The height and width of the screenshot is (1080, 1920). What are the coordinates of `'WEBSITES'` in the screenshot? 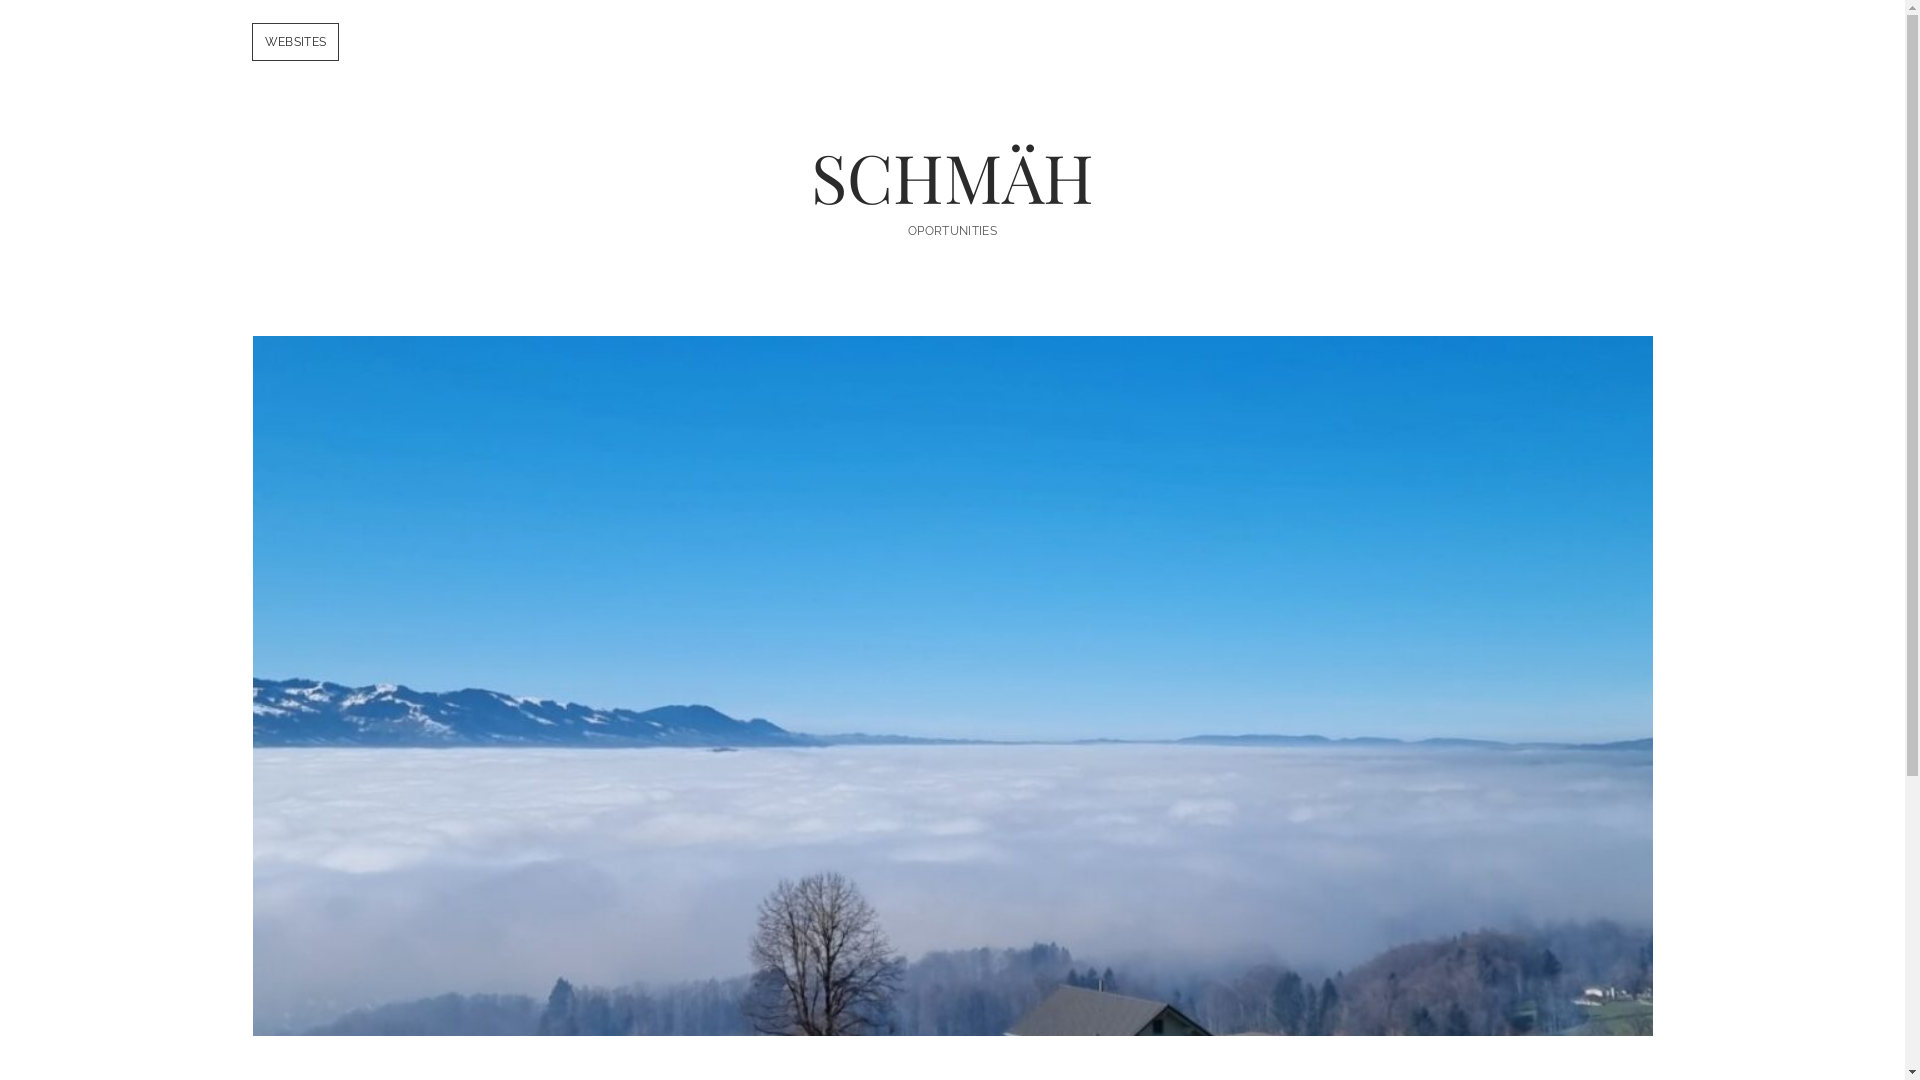 It's located at (251, 42).